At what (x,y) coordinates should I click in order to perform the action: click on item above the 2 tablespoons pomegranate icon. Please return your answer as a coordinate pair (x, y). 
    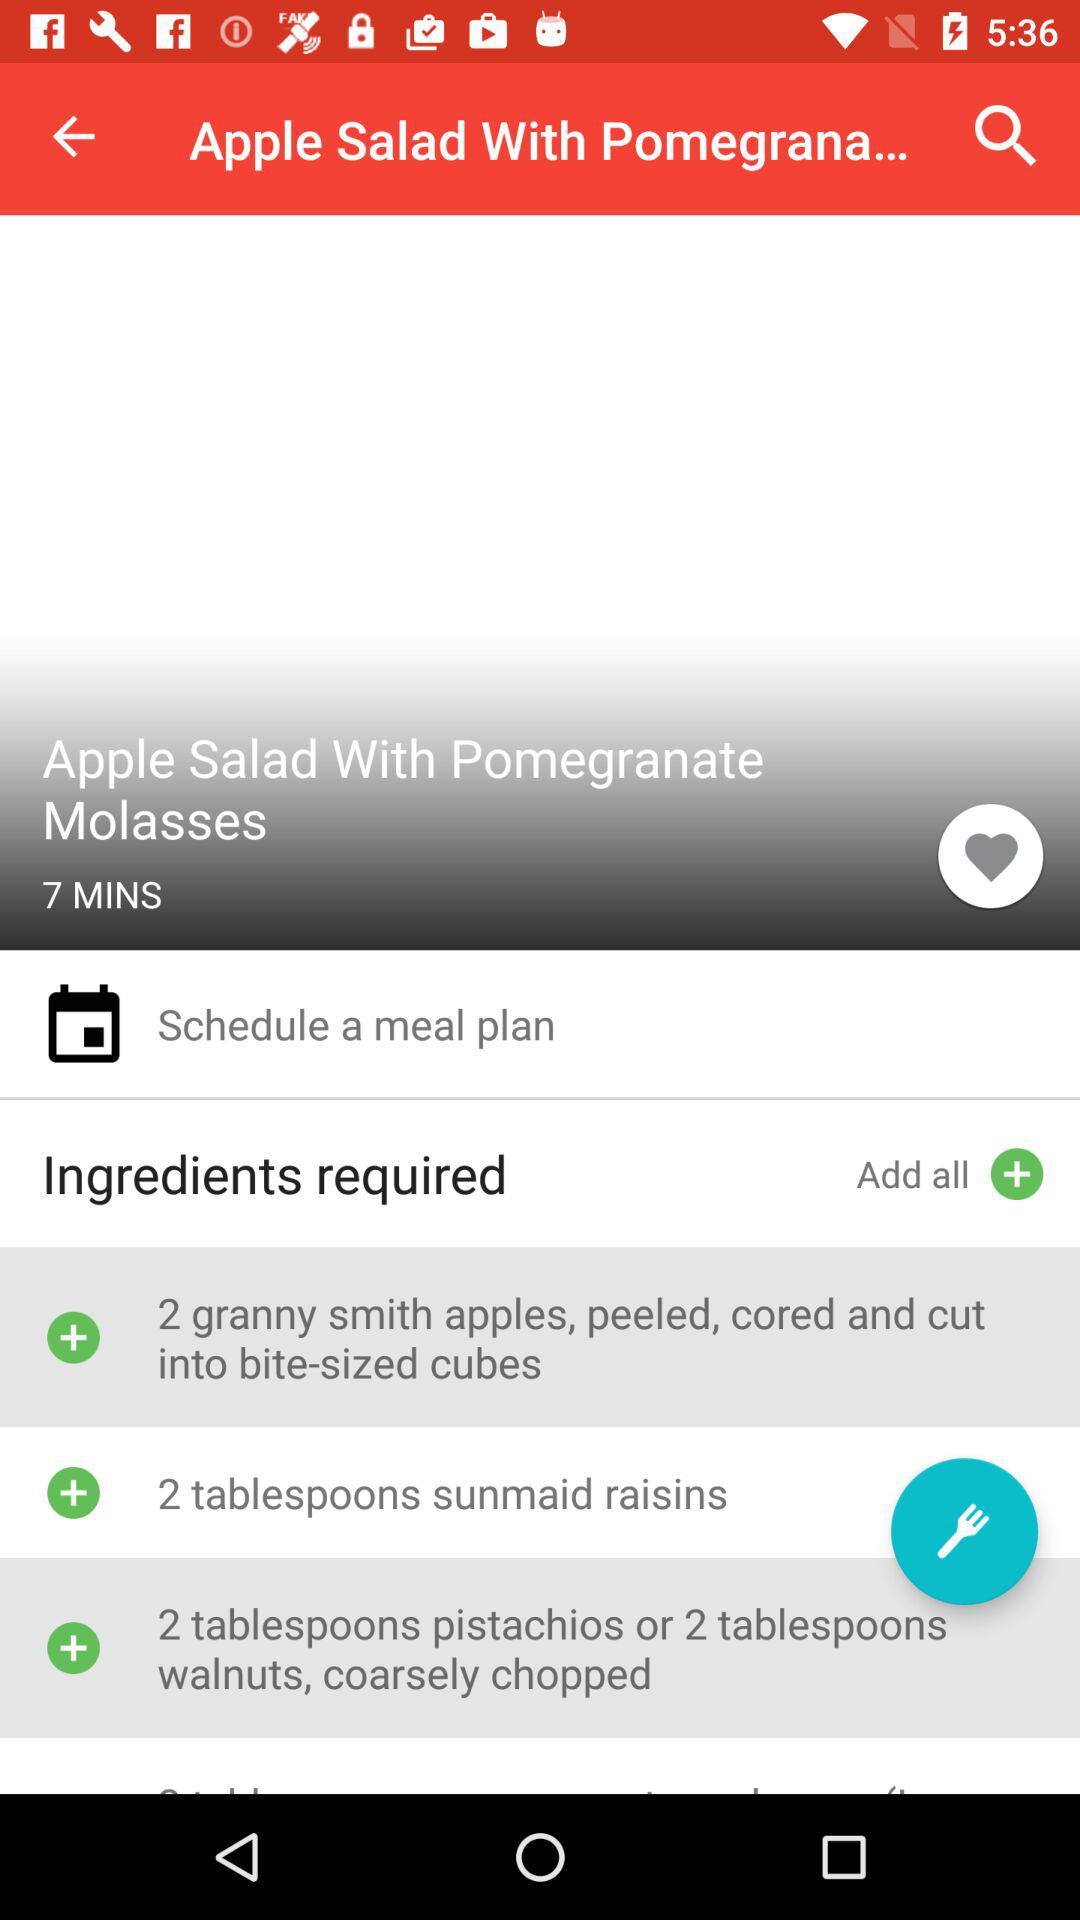
    Looking at the image, I should click on (963, 1530).